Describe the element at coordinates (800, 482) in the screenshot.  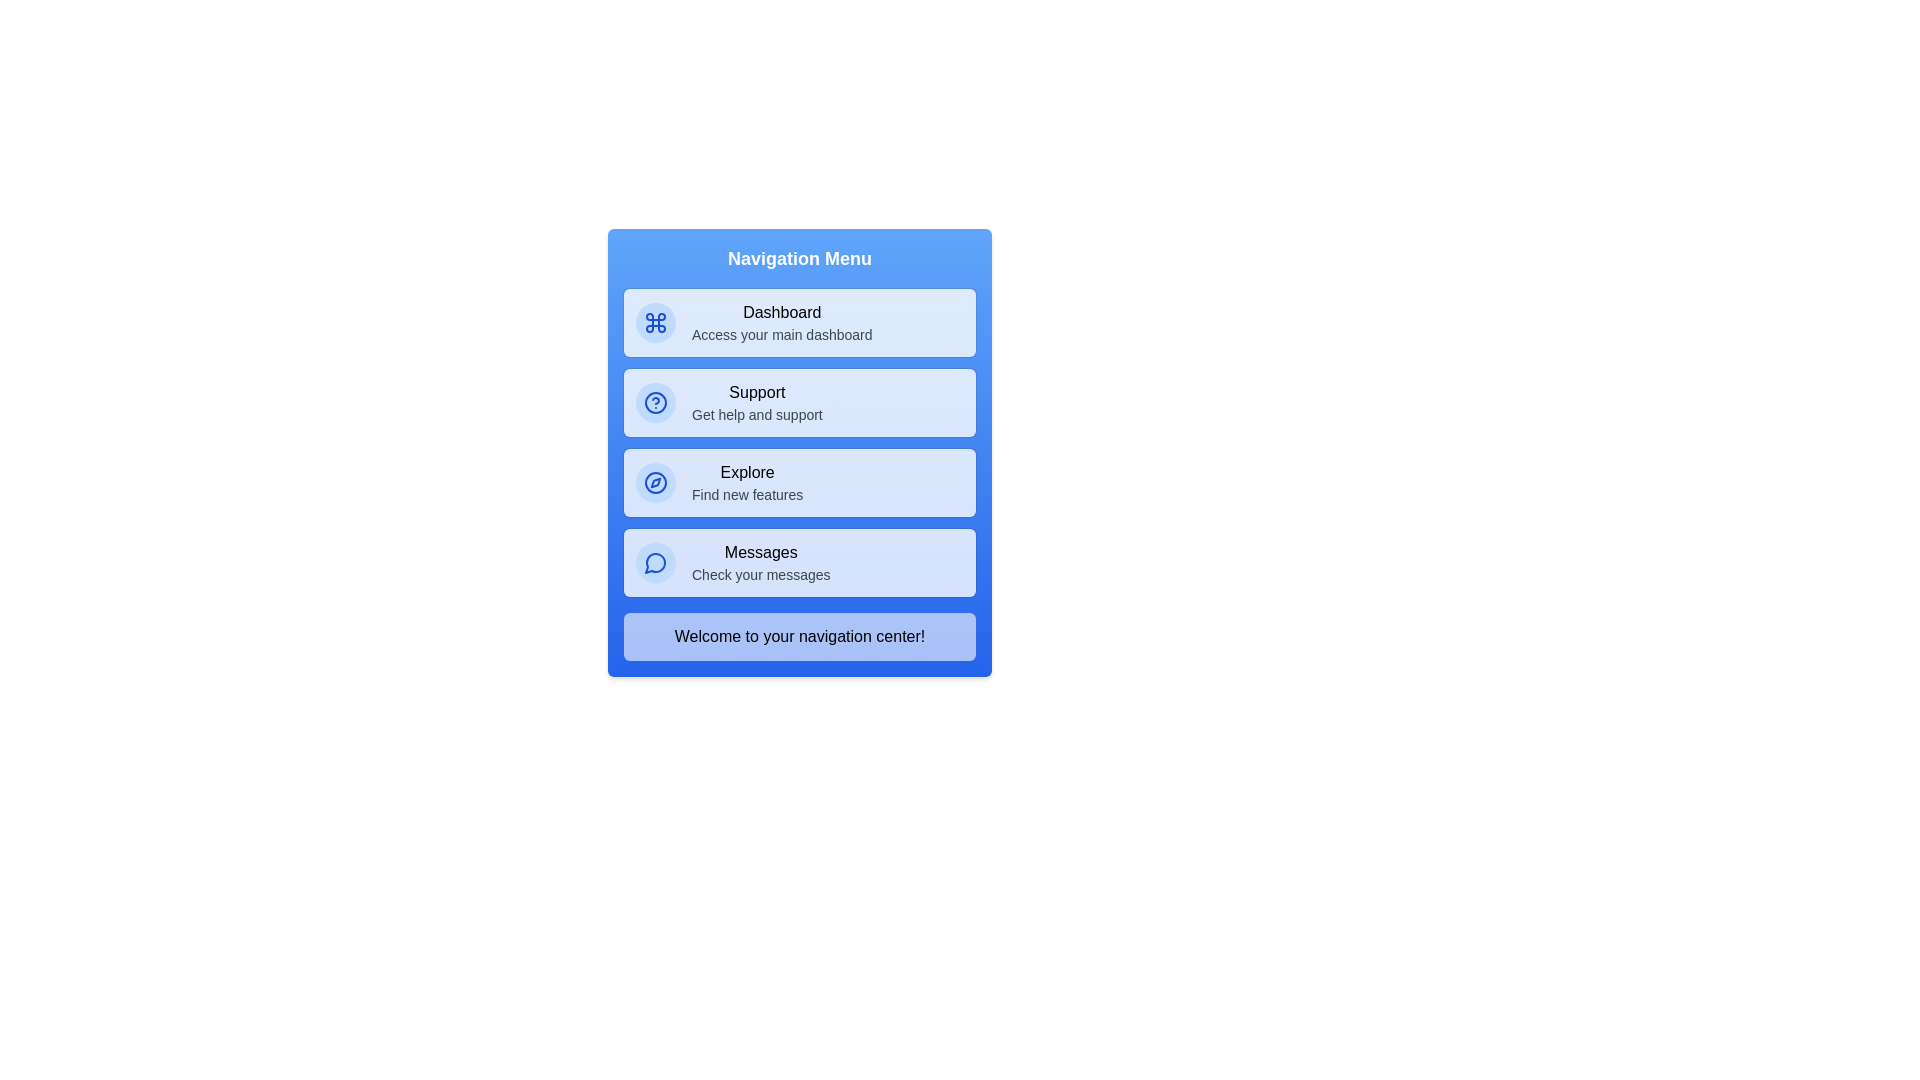
I see `the menu item corresponding to Explore` at that location.